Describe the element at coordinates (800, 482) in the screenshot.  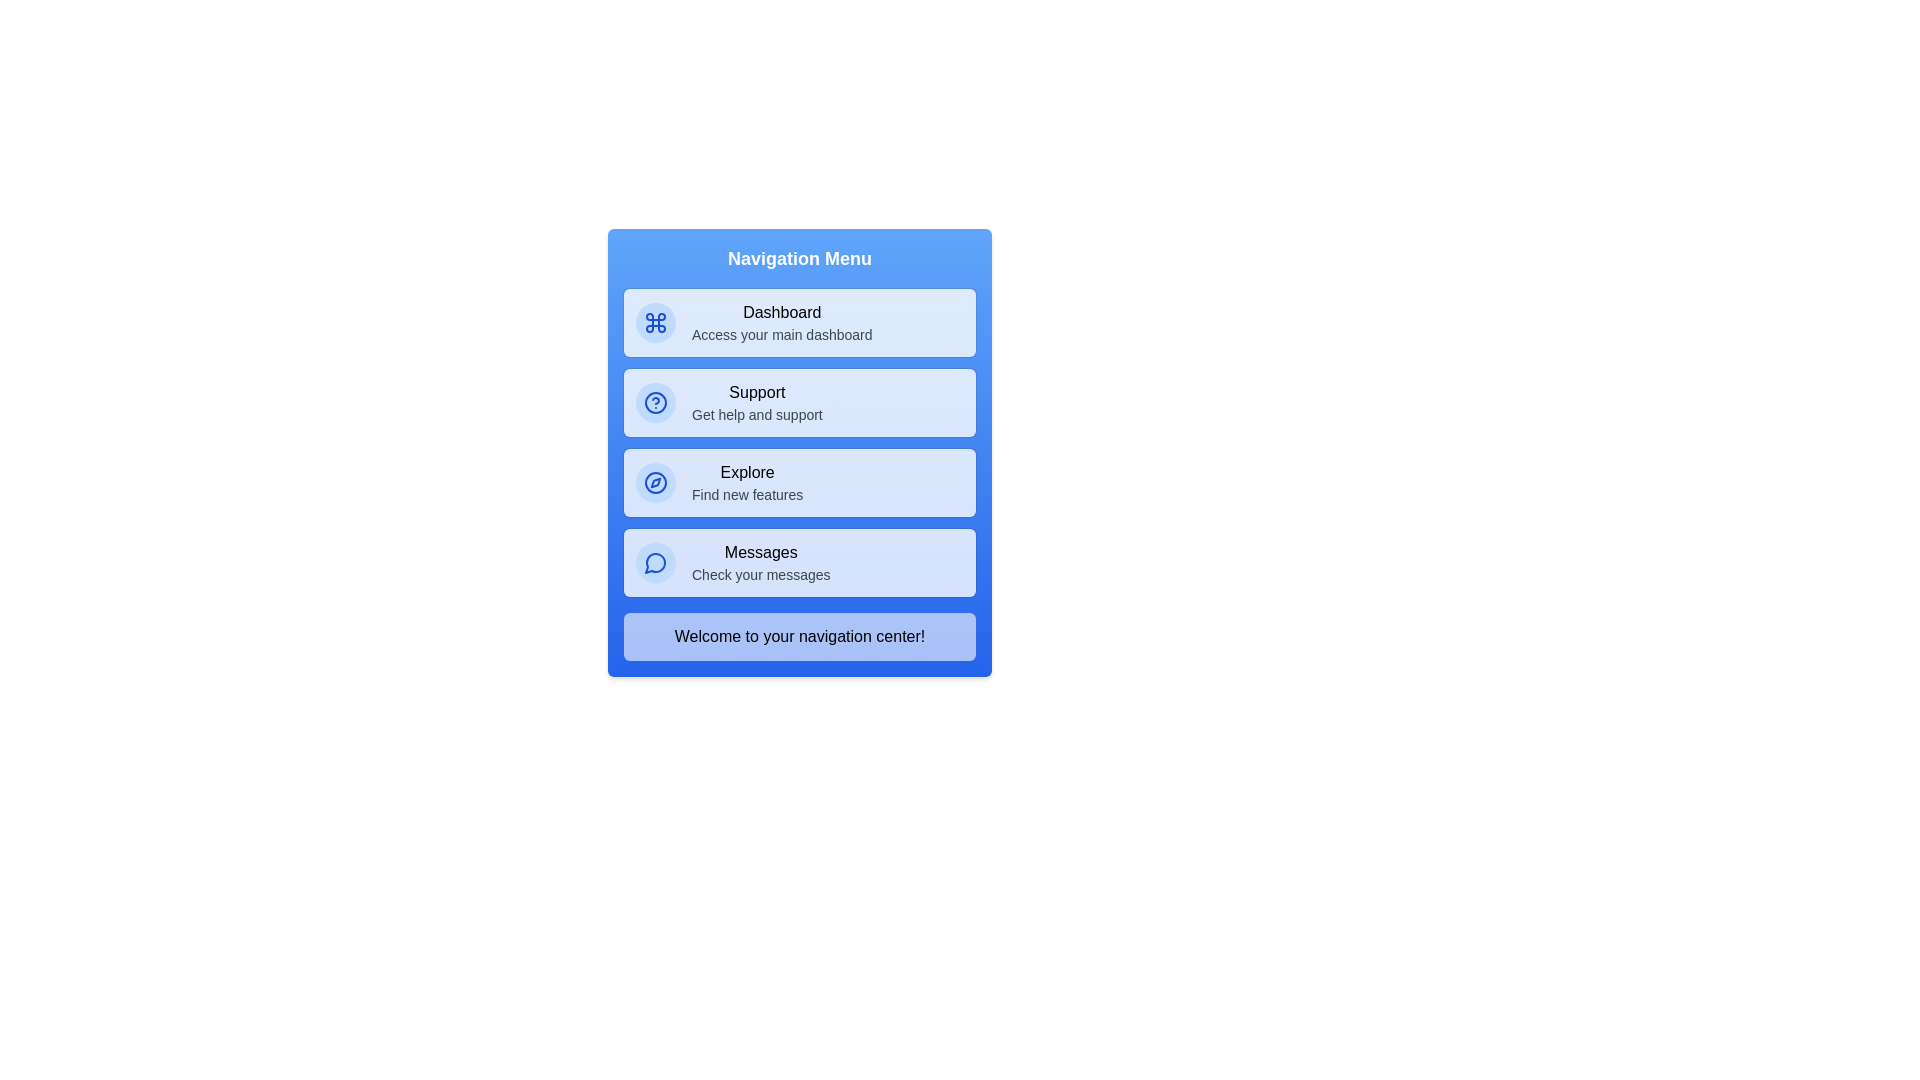
I see `the menu item corresponding to Explore` at that location.